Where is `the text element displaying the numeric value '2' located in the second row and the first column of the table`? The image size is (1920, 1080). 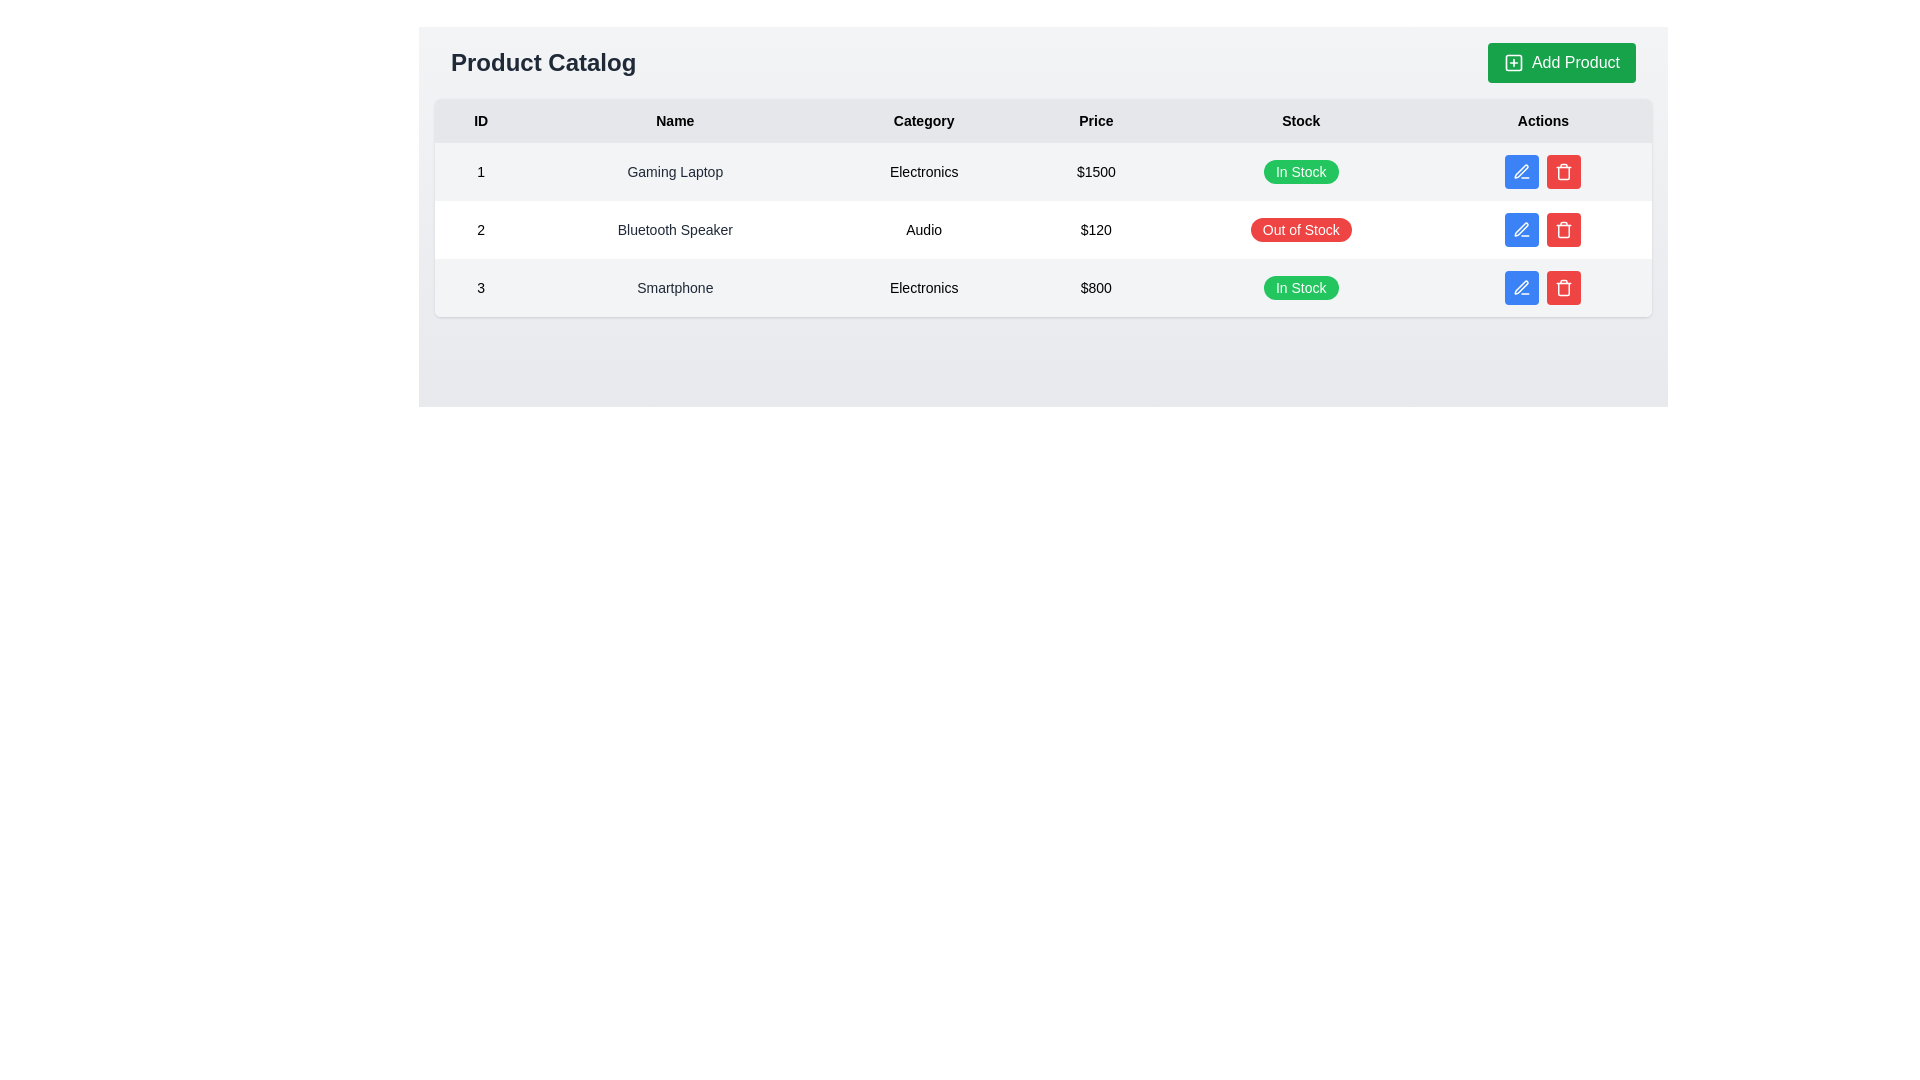 the text element displaying the numeric value '2' located in the second row and the first column of the table is located at coordinates (481, 229).